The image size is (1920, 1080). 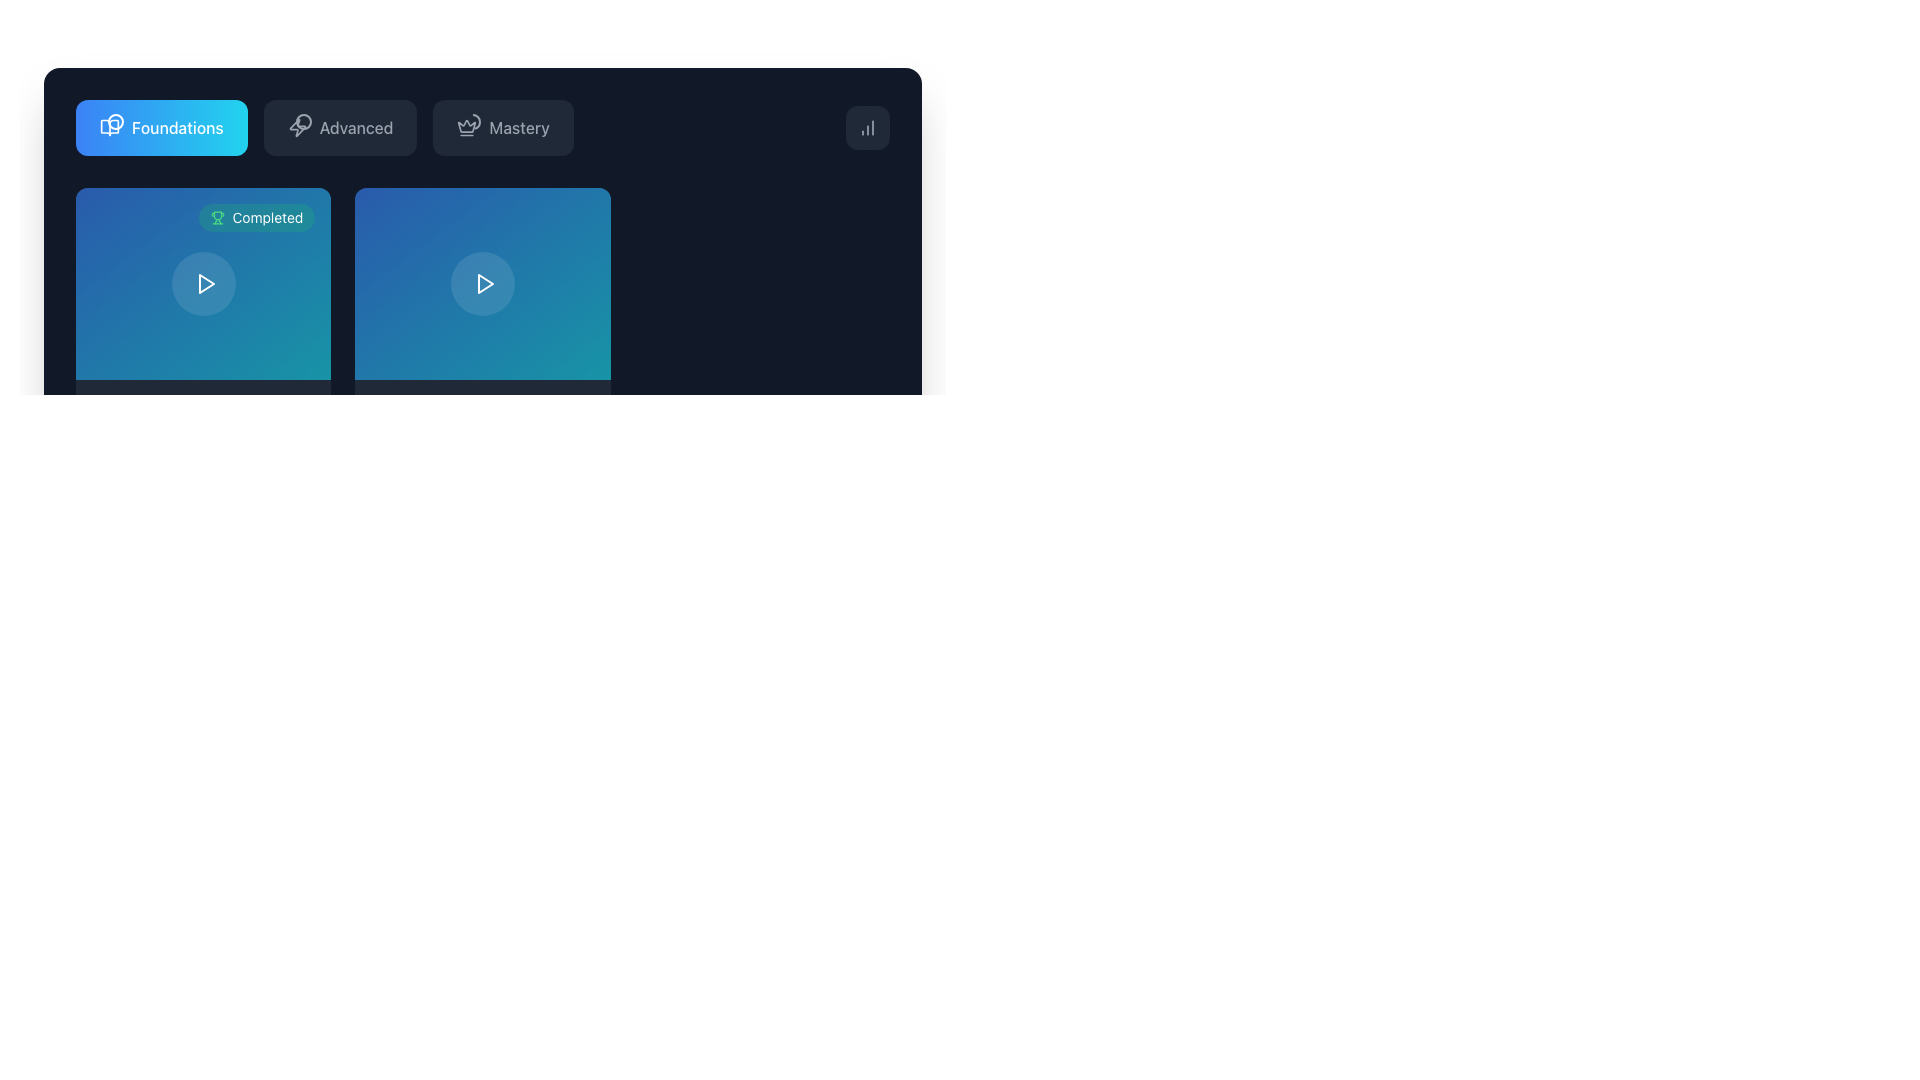 I want to click on the 'Mastery' navigation button, so click(x=503, y=127).